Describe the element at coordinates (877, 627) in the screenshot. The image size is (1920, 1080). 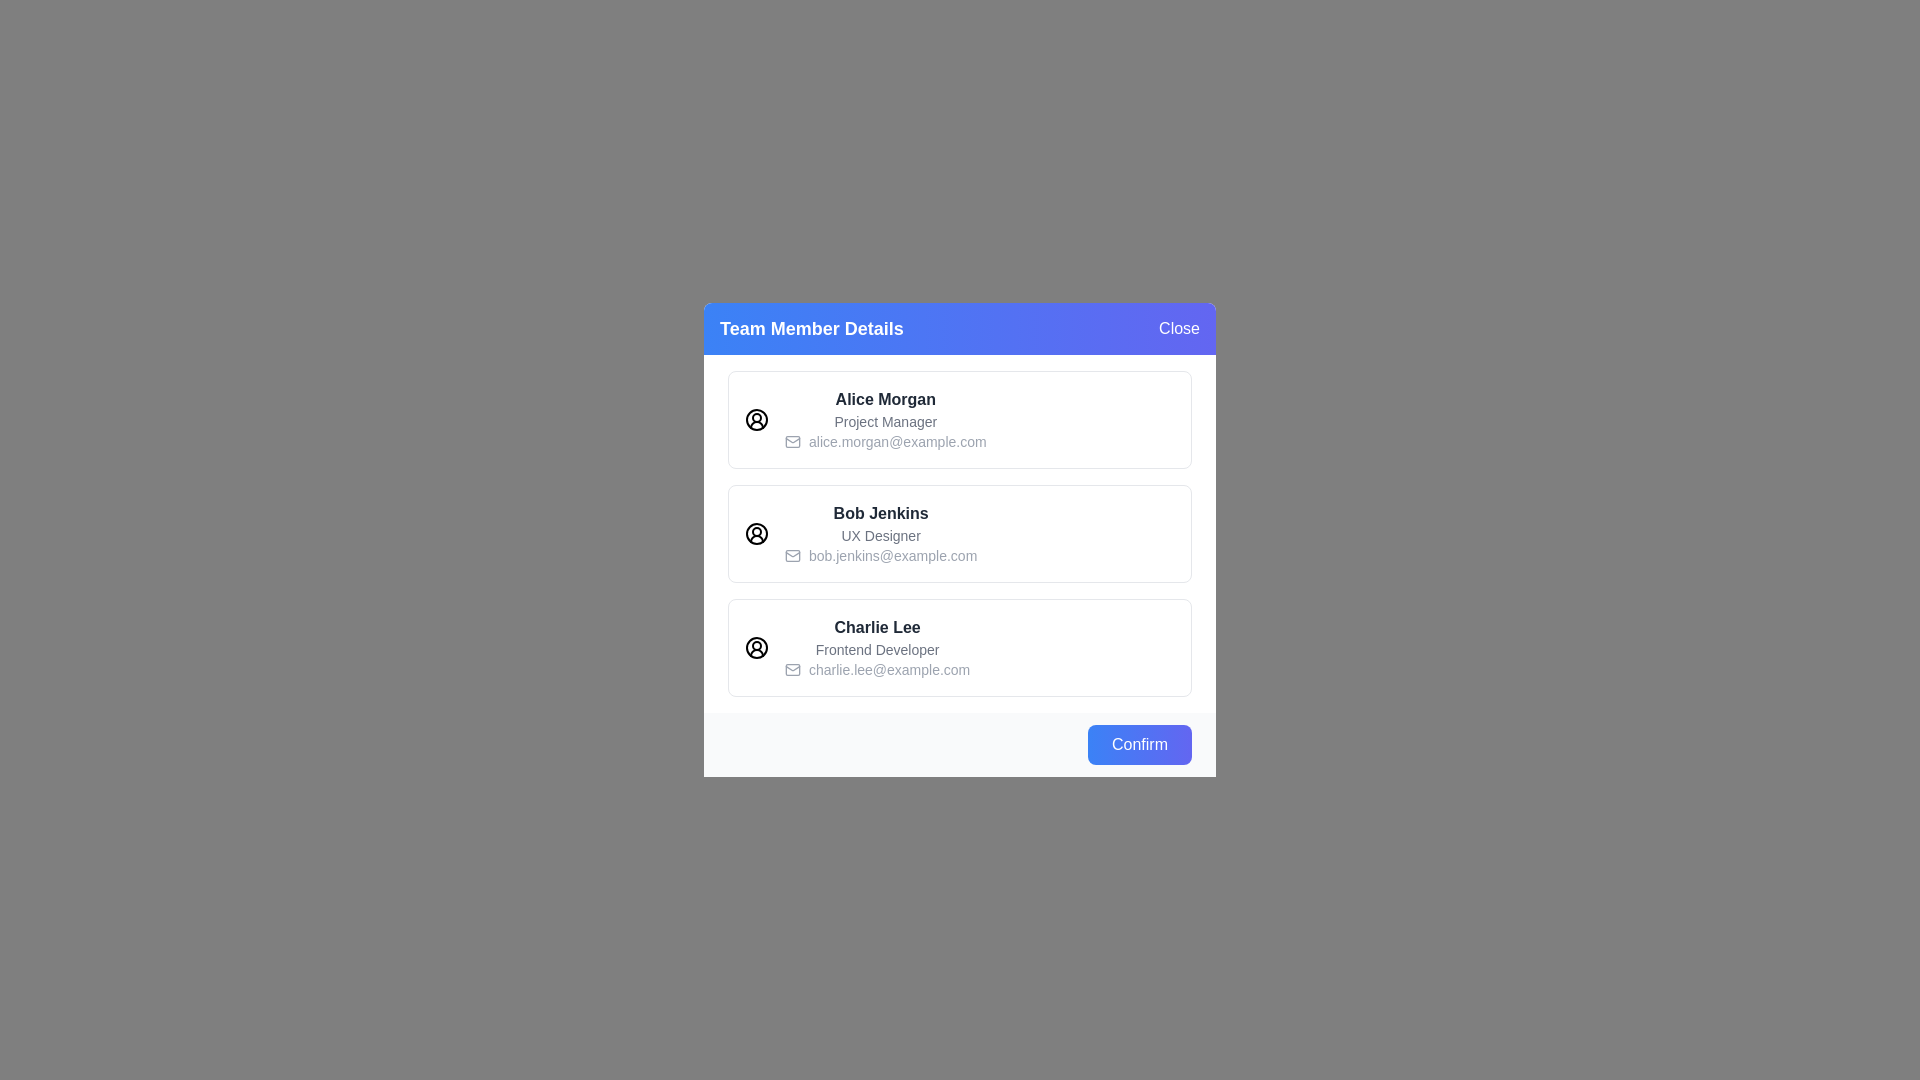
I see `the text element displaying the name of a team member, which is located in the first position of the third card from the top in a vertically stacked list of team members` at that location.